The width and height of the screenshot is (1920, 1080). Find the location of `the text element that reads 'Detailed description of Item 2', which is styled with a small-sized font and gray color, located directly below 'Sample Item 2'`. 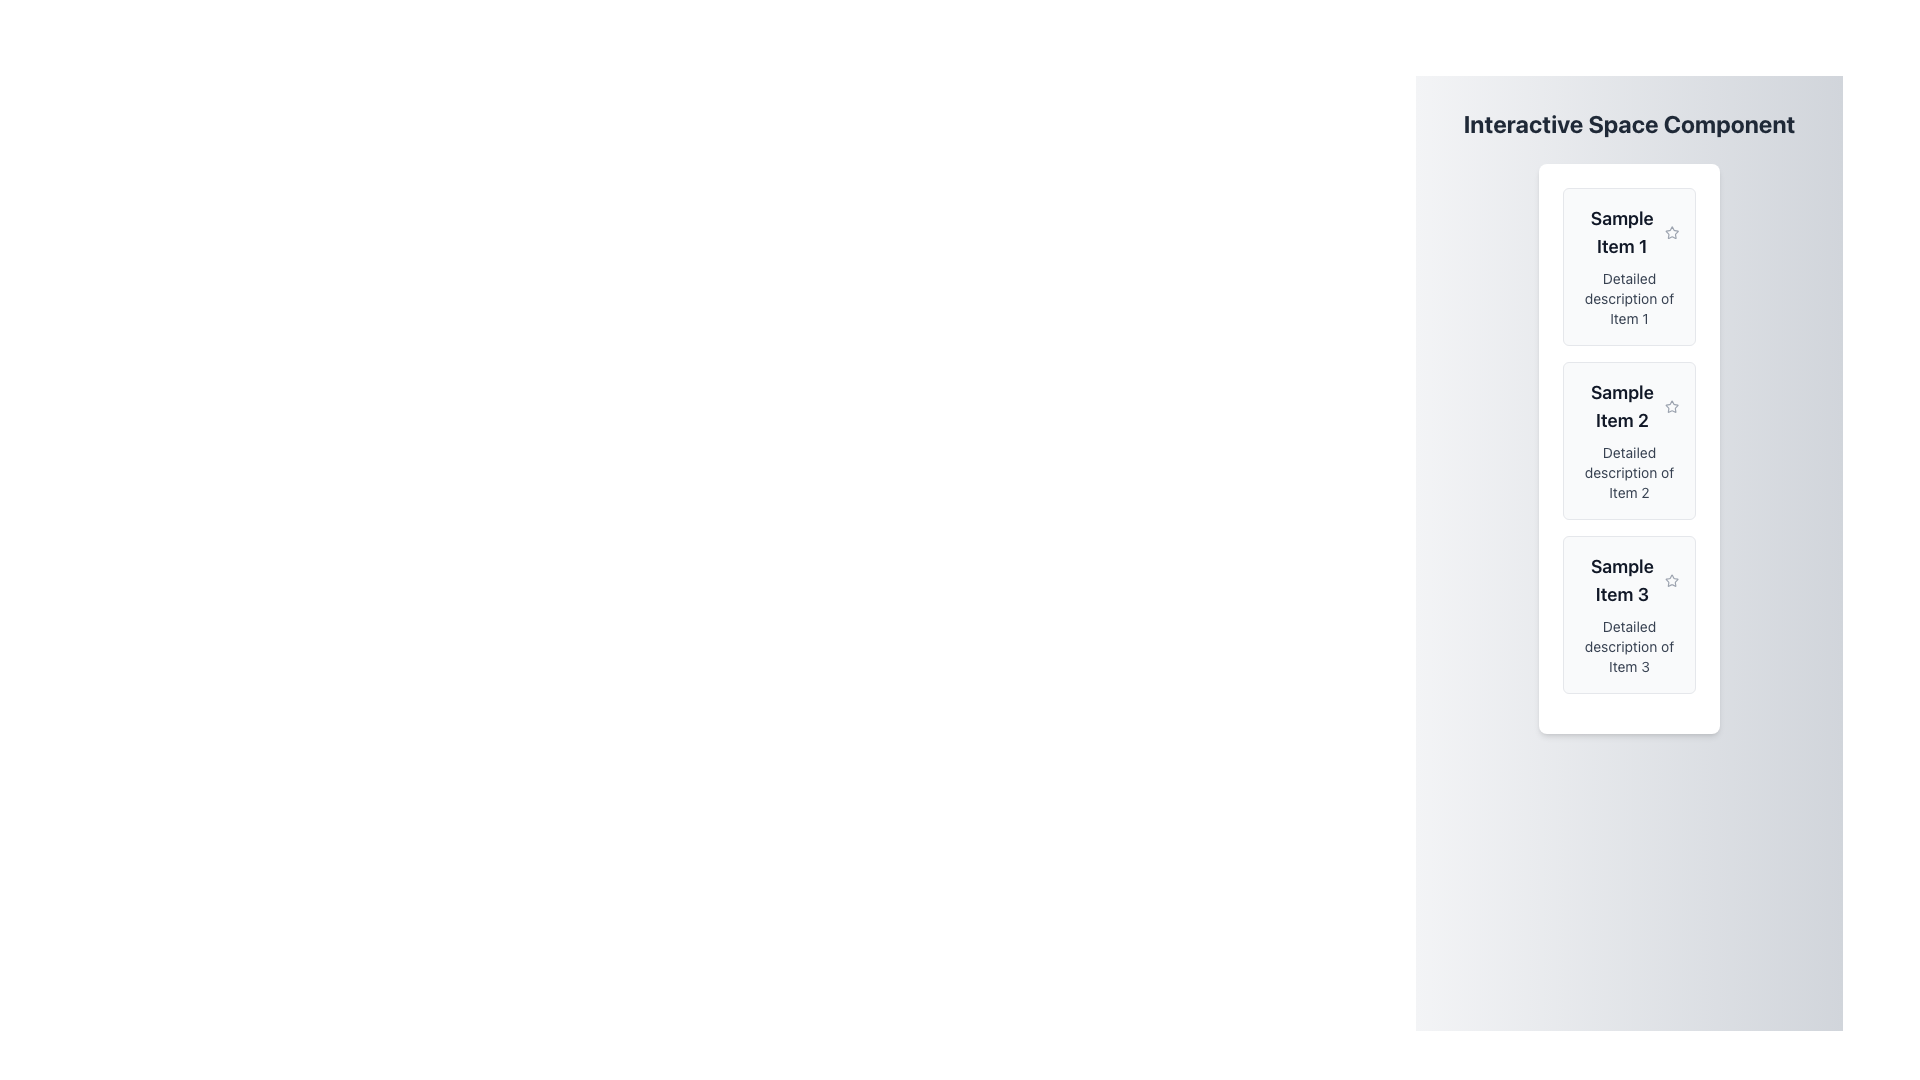

the text element that reads 'Detailed description of Item 2', which is styled with a small-sized font and gray color, located directly below 'Sample Item 2' is located at coordinates (1629, 473).